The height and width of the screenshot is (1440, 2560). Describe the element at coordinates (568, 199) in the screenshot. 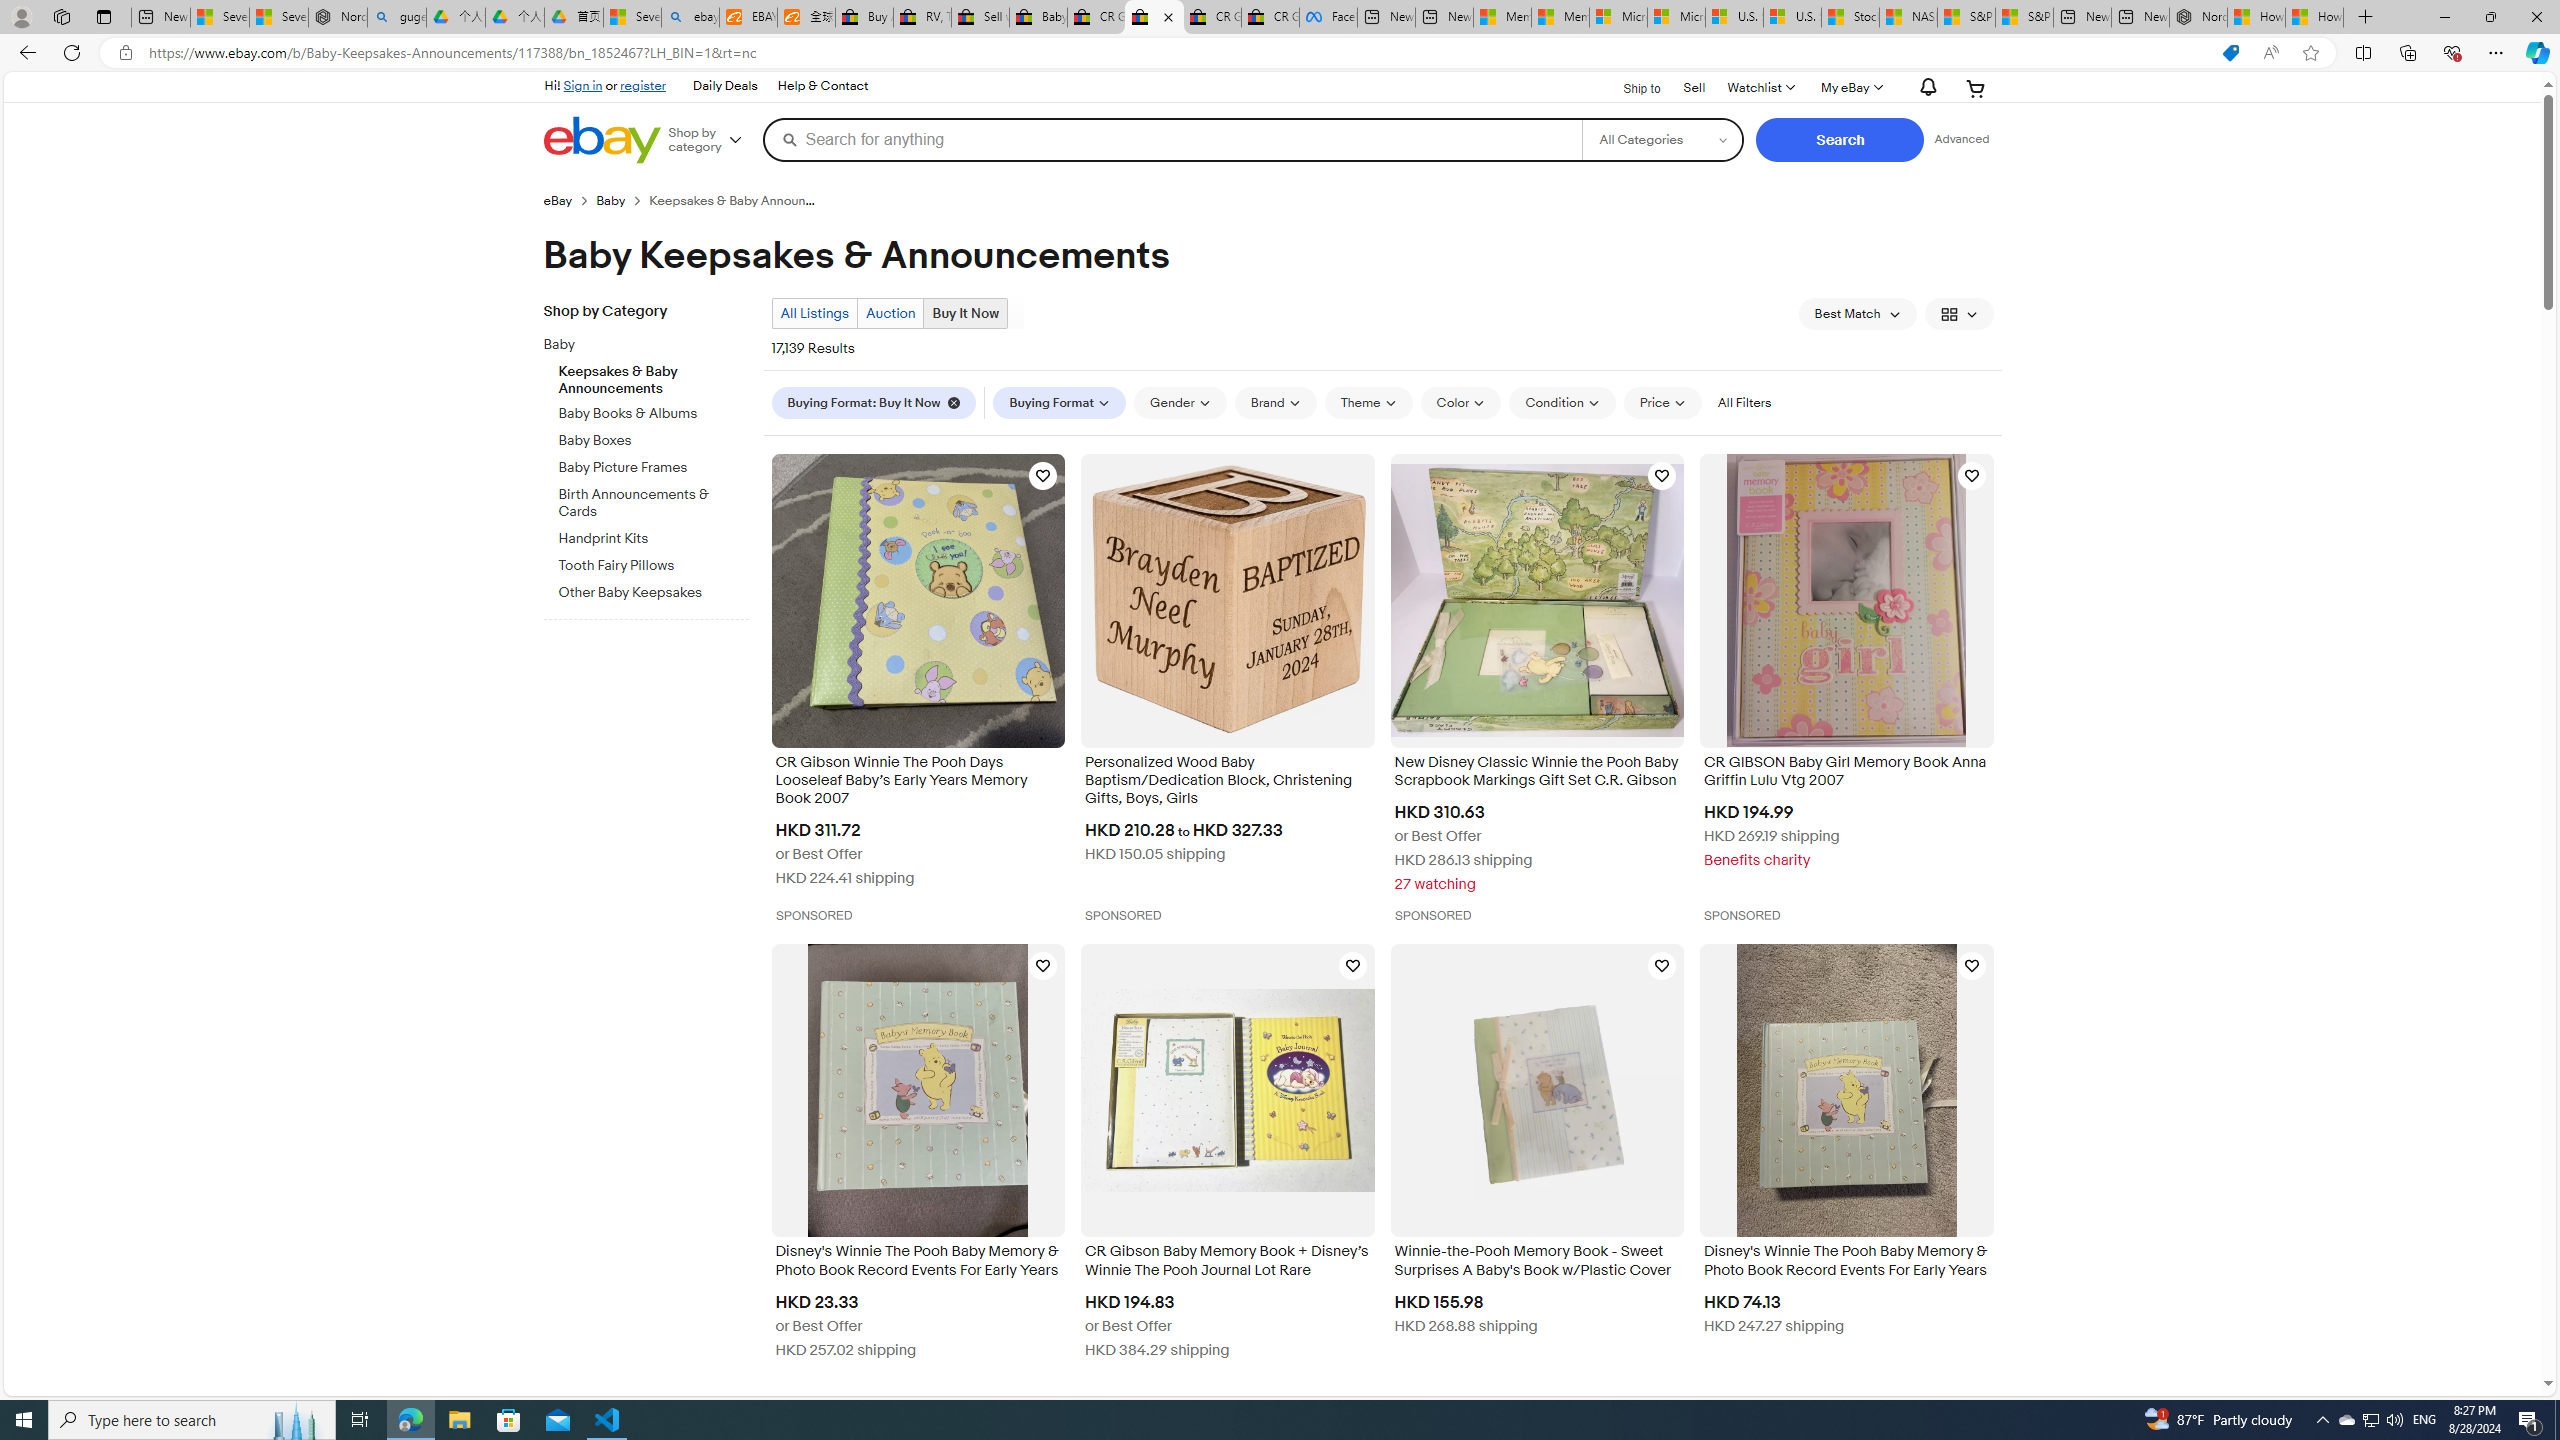

I see `'eBay'` at that location.